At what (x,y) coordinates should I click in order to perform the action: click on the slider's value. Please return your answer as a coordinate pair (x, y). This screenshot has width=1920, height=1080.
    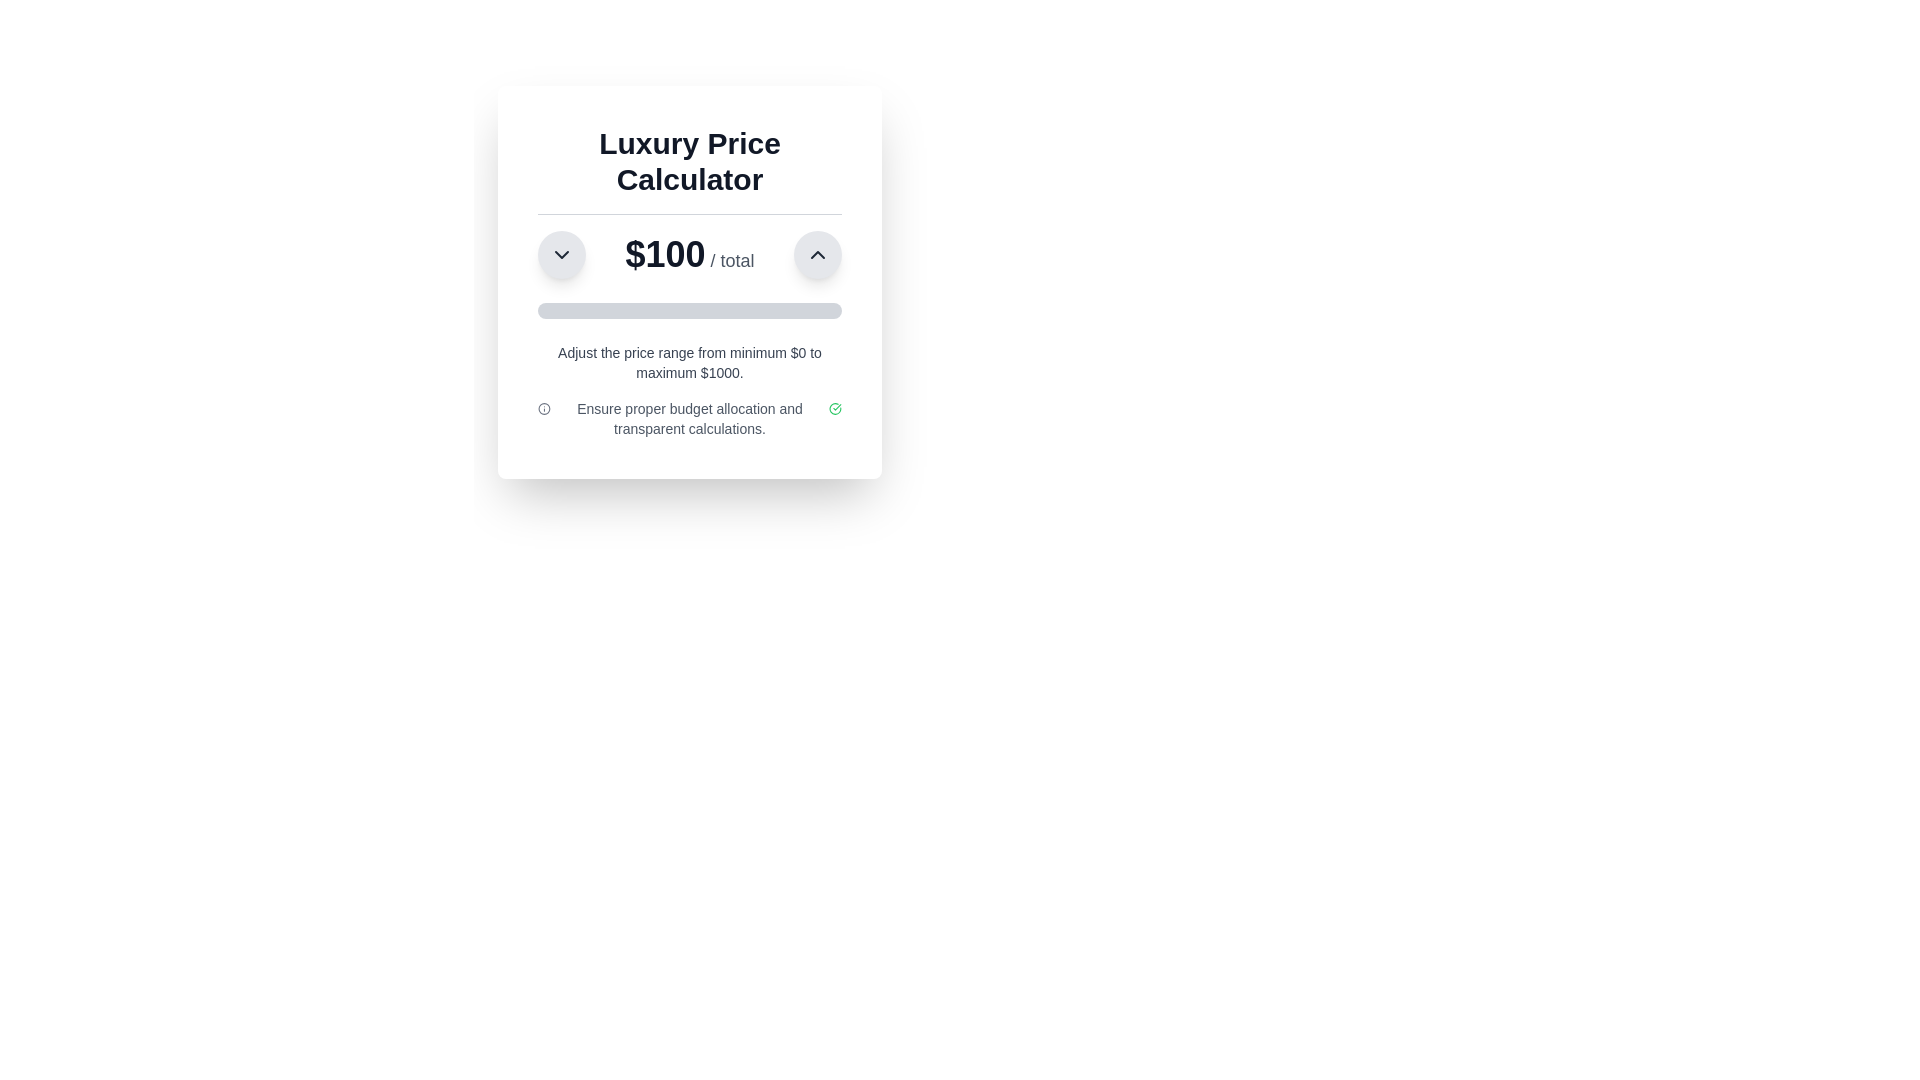
    Looking at the image, I should click on (555, 311).